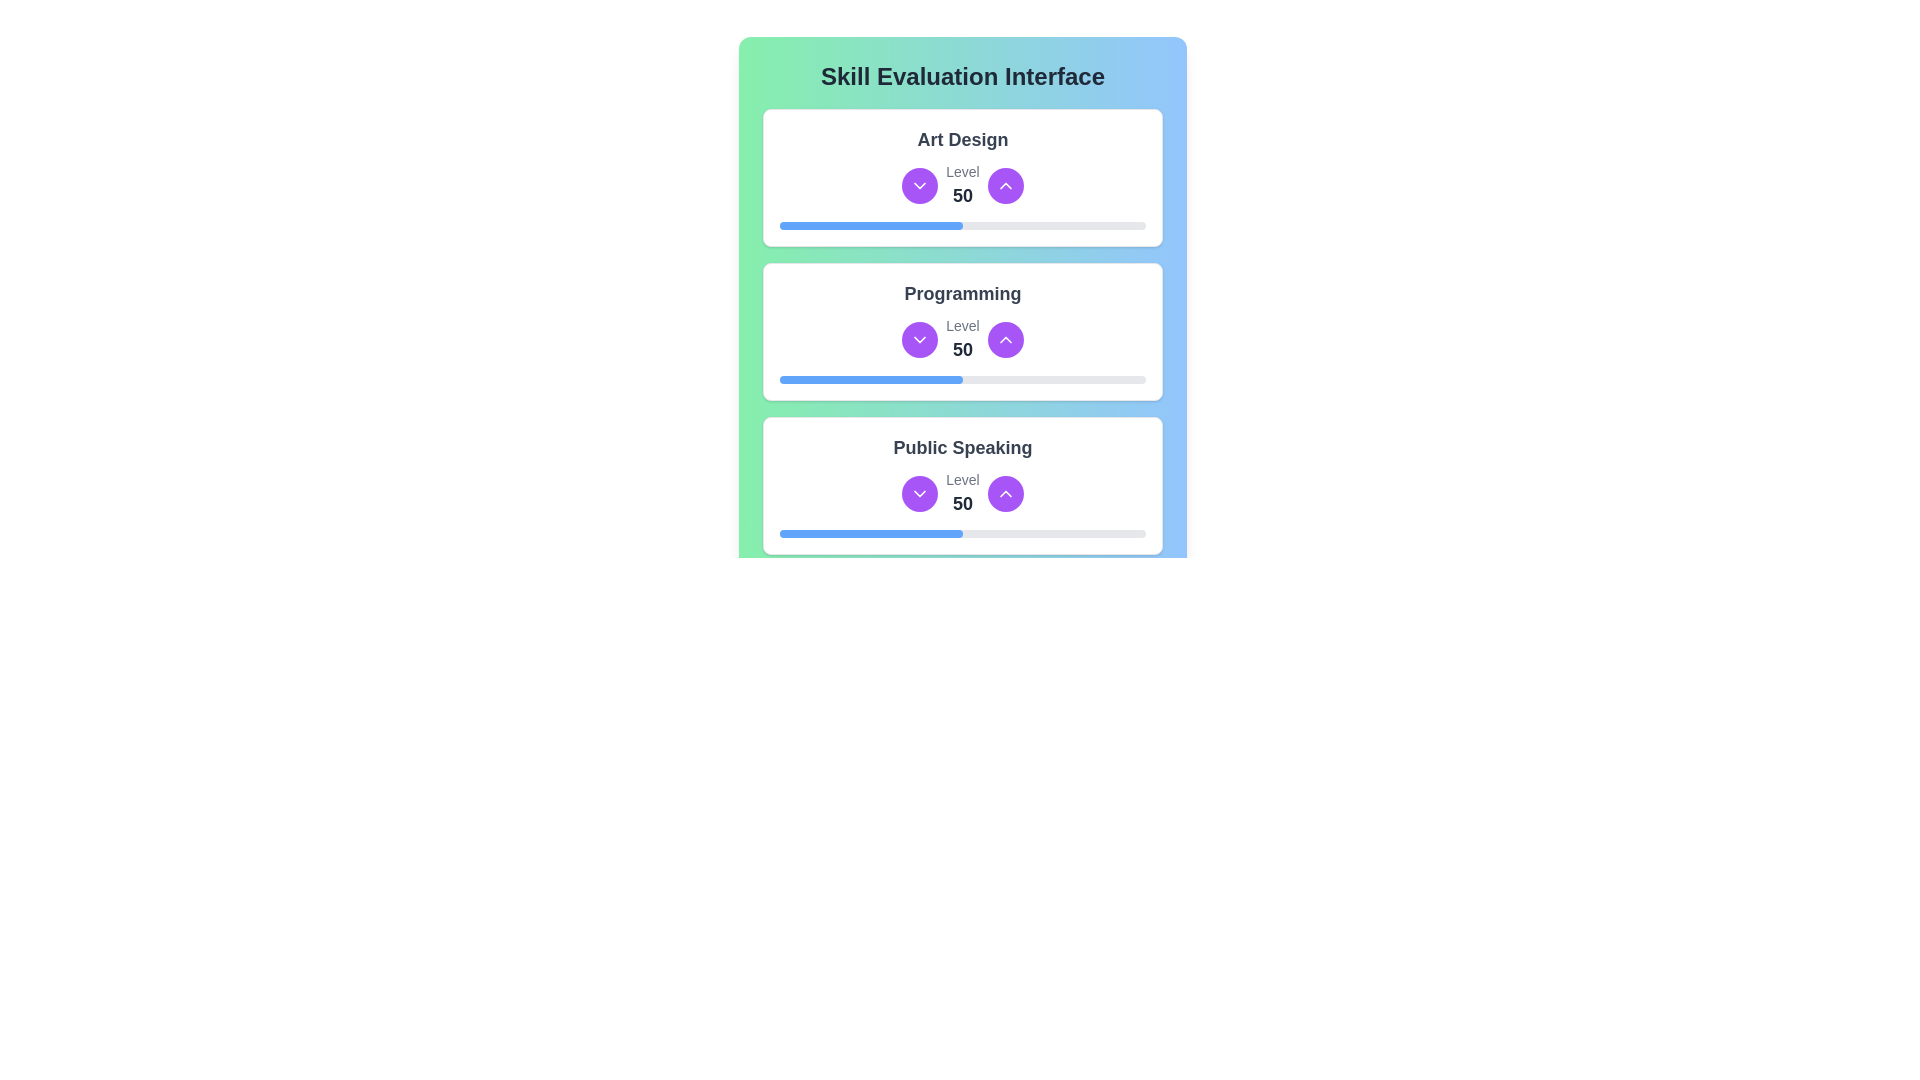 The image size is (1920, 1080). Describe the element at coordinates (963, 479) in the screenshot. I see `the Text Label that indicates 'Level' above the numerical value '50' in the 'Public Speaking' section` at that location.